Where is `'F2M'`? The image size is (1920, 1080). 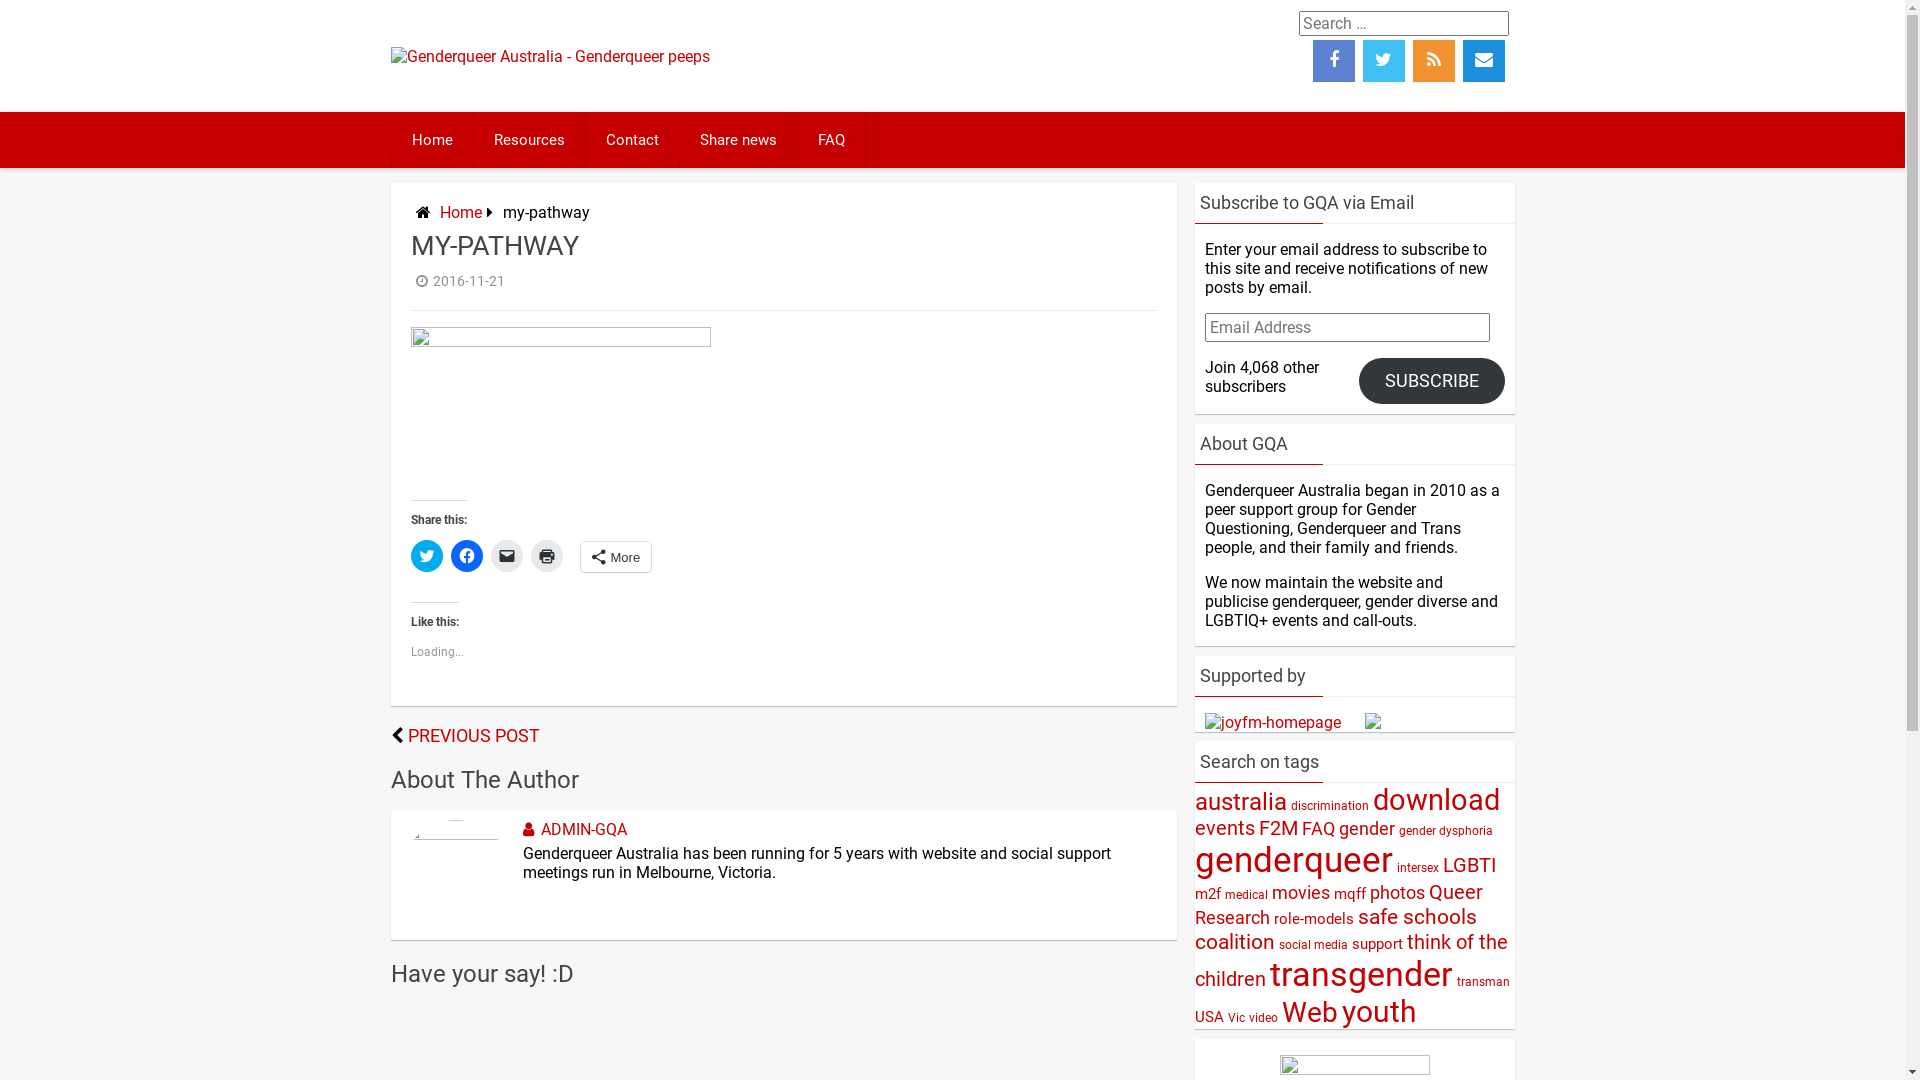 'F2M' is located at coordinates (1276, 828).